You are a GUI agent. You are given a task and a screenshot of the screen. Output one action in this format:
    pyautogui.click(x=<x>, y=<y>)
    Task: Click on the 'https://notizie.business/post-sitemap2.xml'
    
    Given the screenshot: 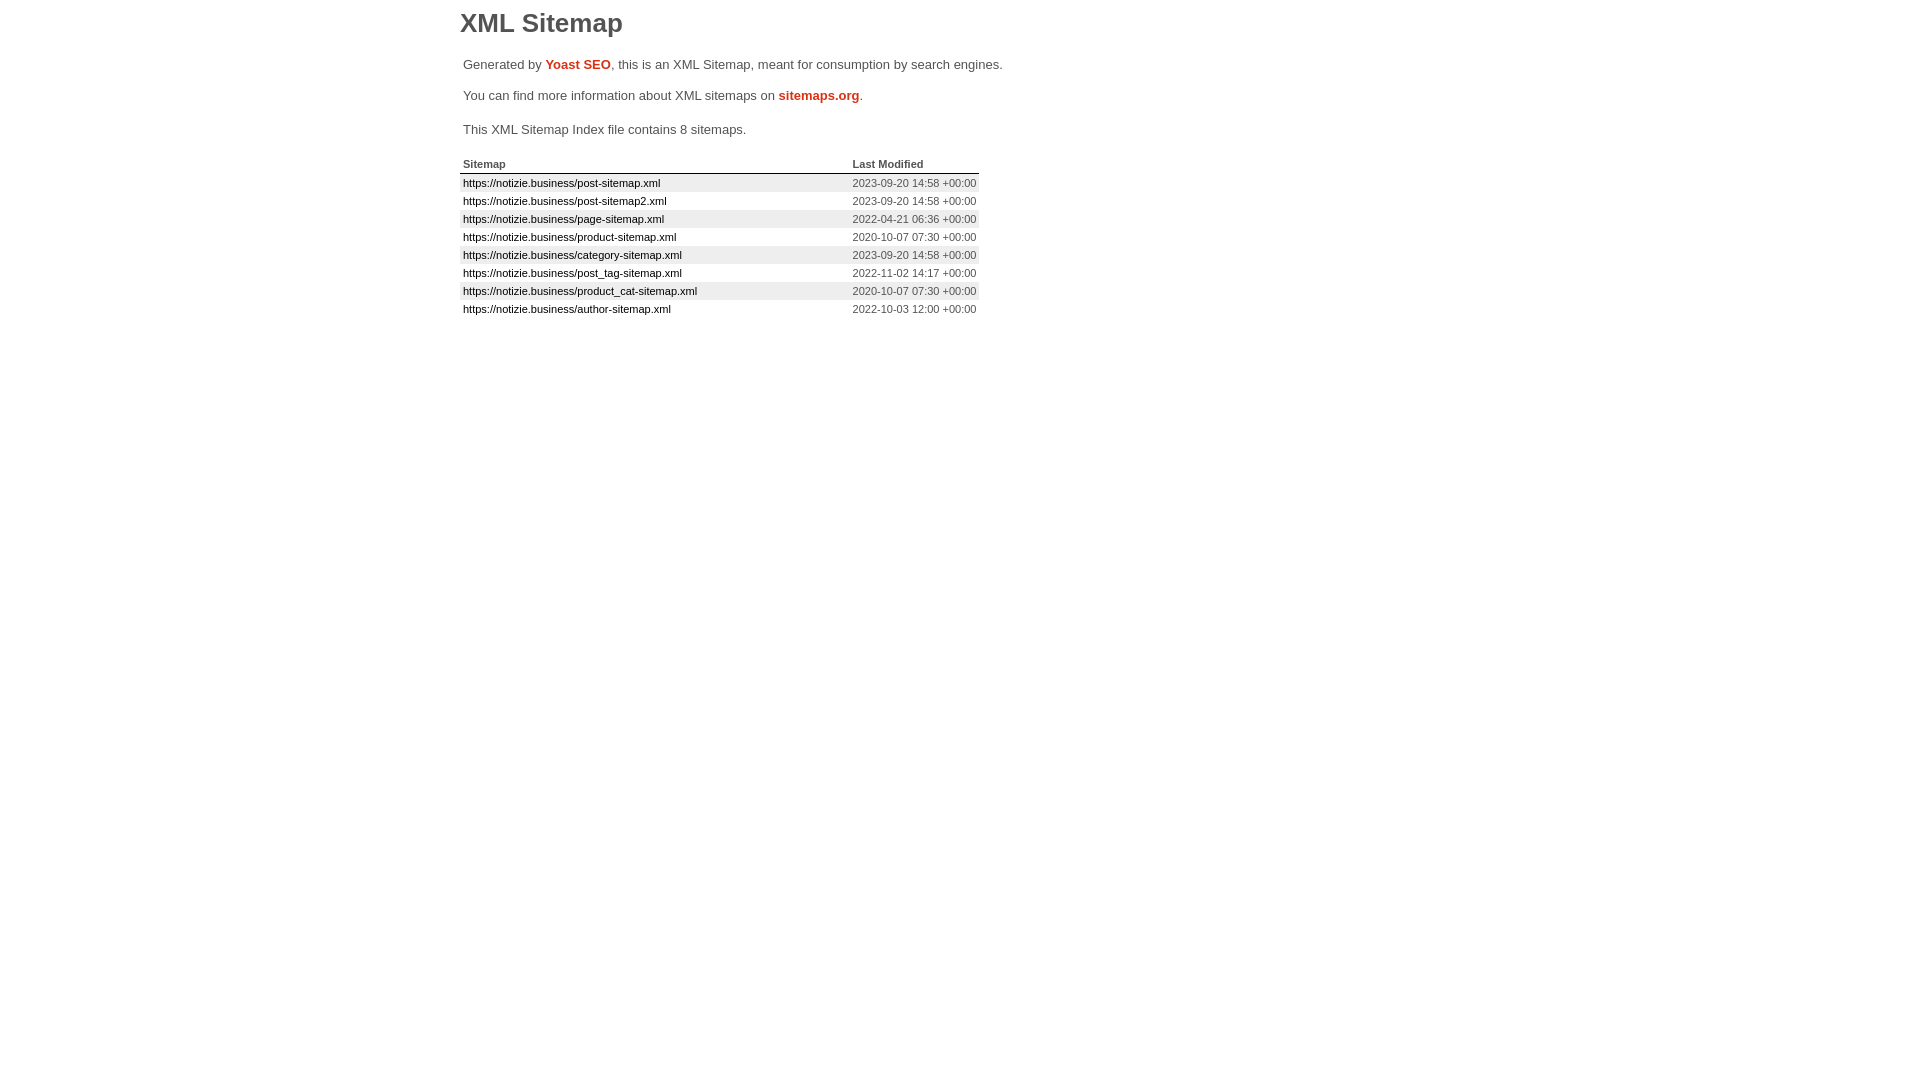 What is the action you would take?
    pyautogui.click(x=564, y=200)
    